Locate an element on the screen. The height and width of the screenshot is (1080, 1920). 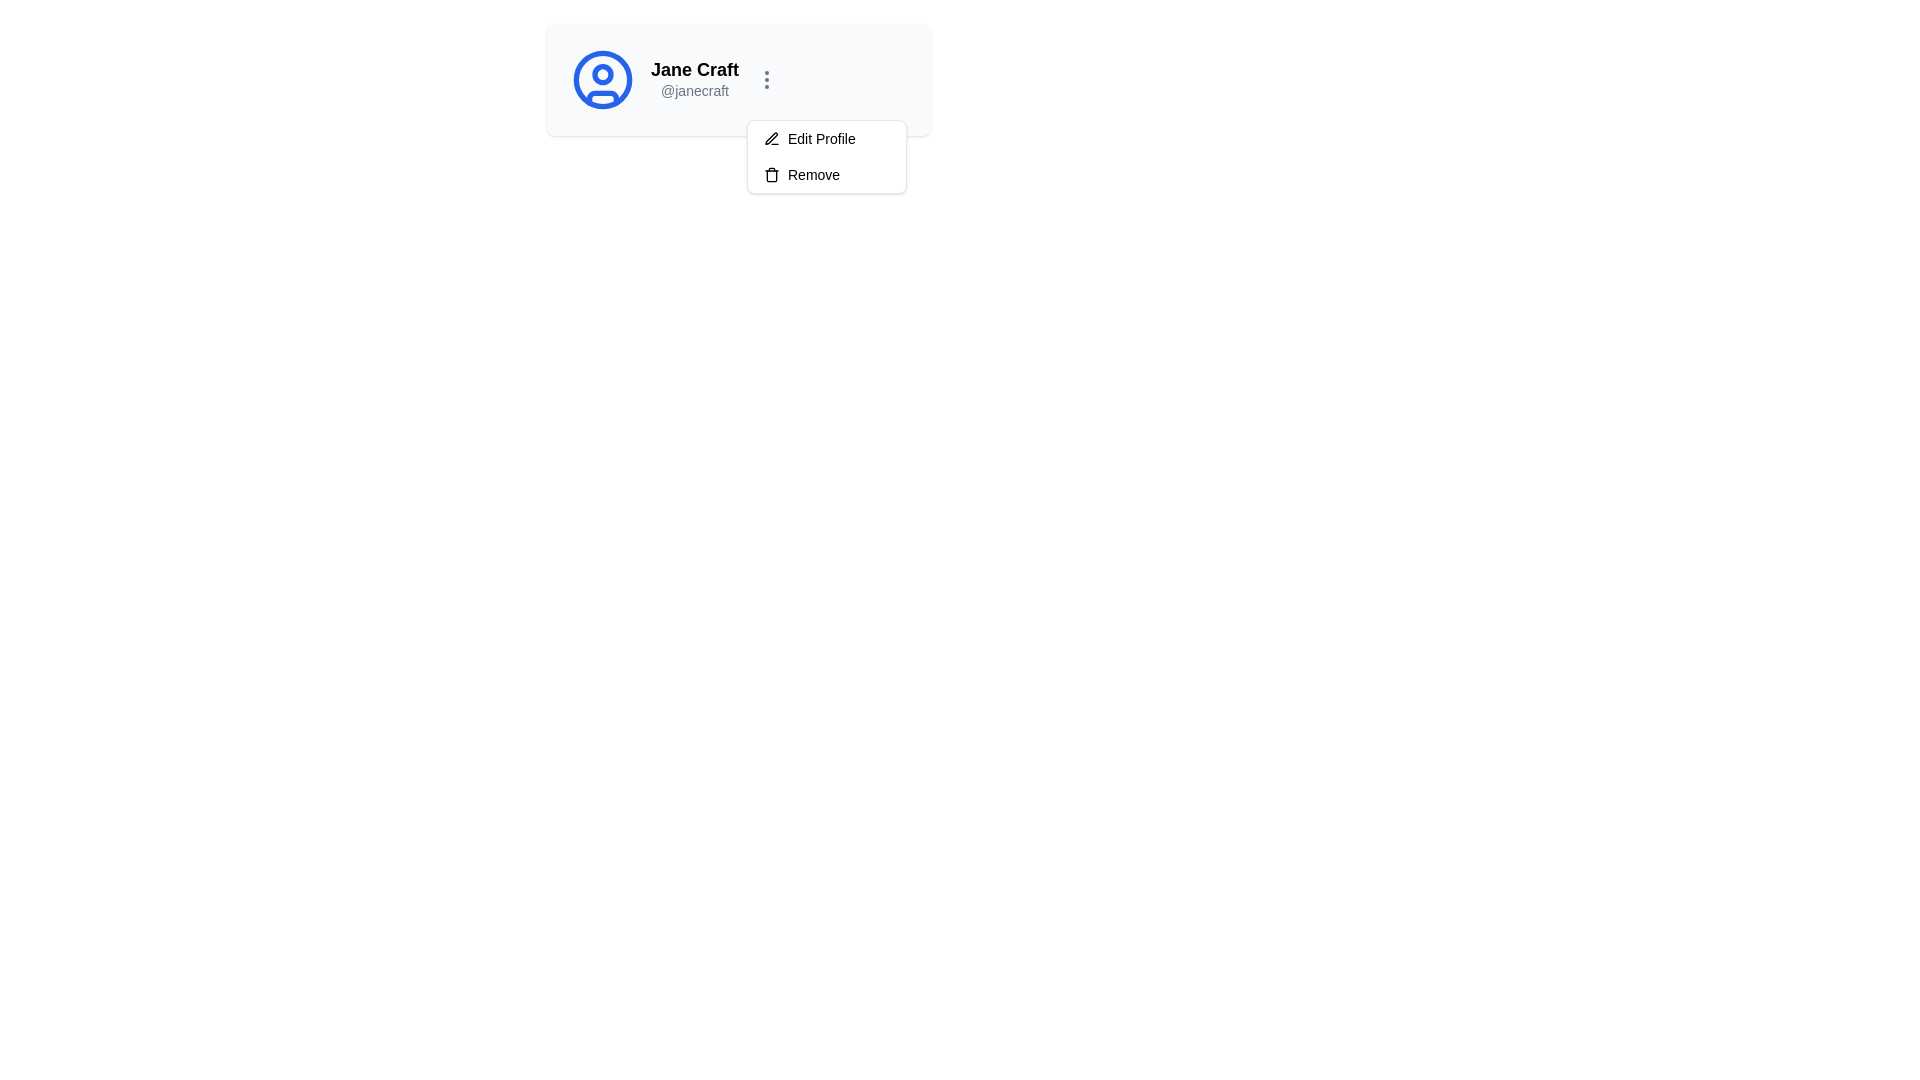
the 'Remove' dropdown menu item, which is the second item in the dropdown menu under 'Edit Profile' is located at coordinates (826, 173).